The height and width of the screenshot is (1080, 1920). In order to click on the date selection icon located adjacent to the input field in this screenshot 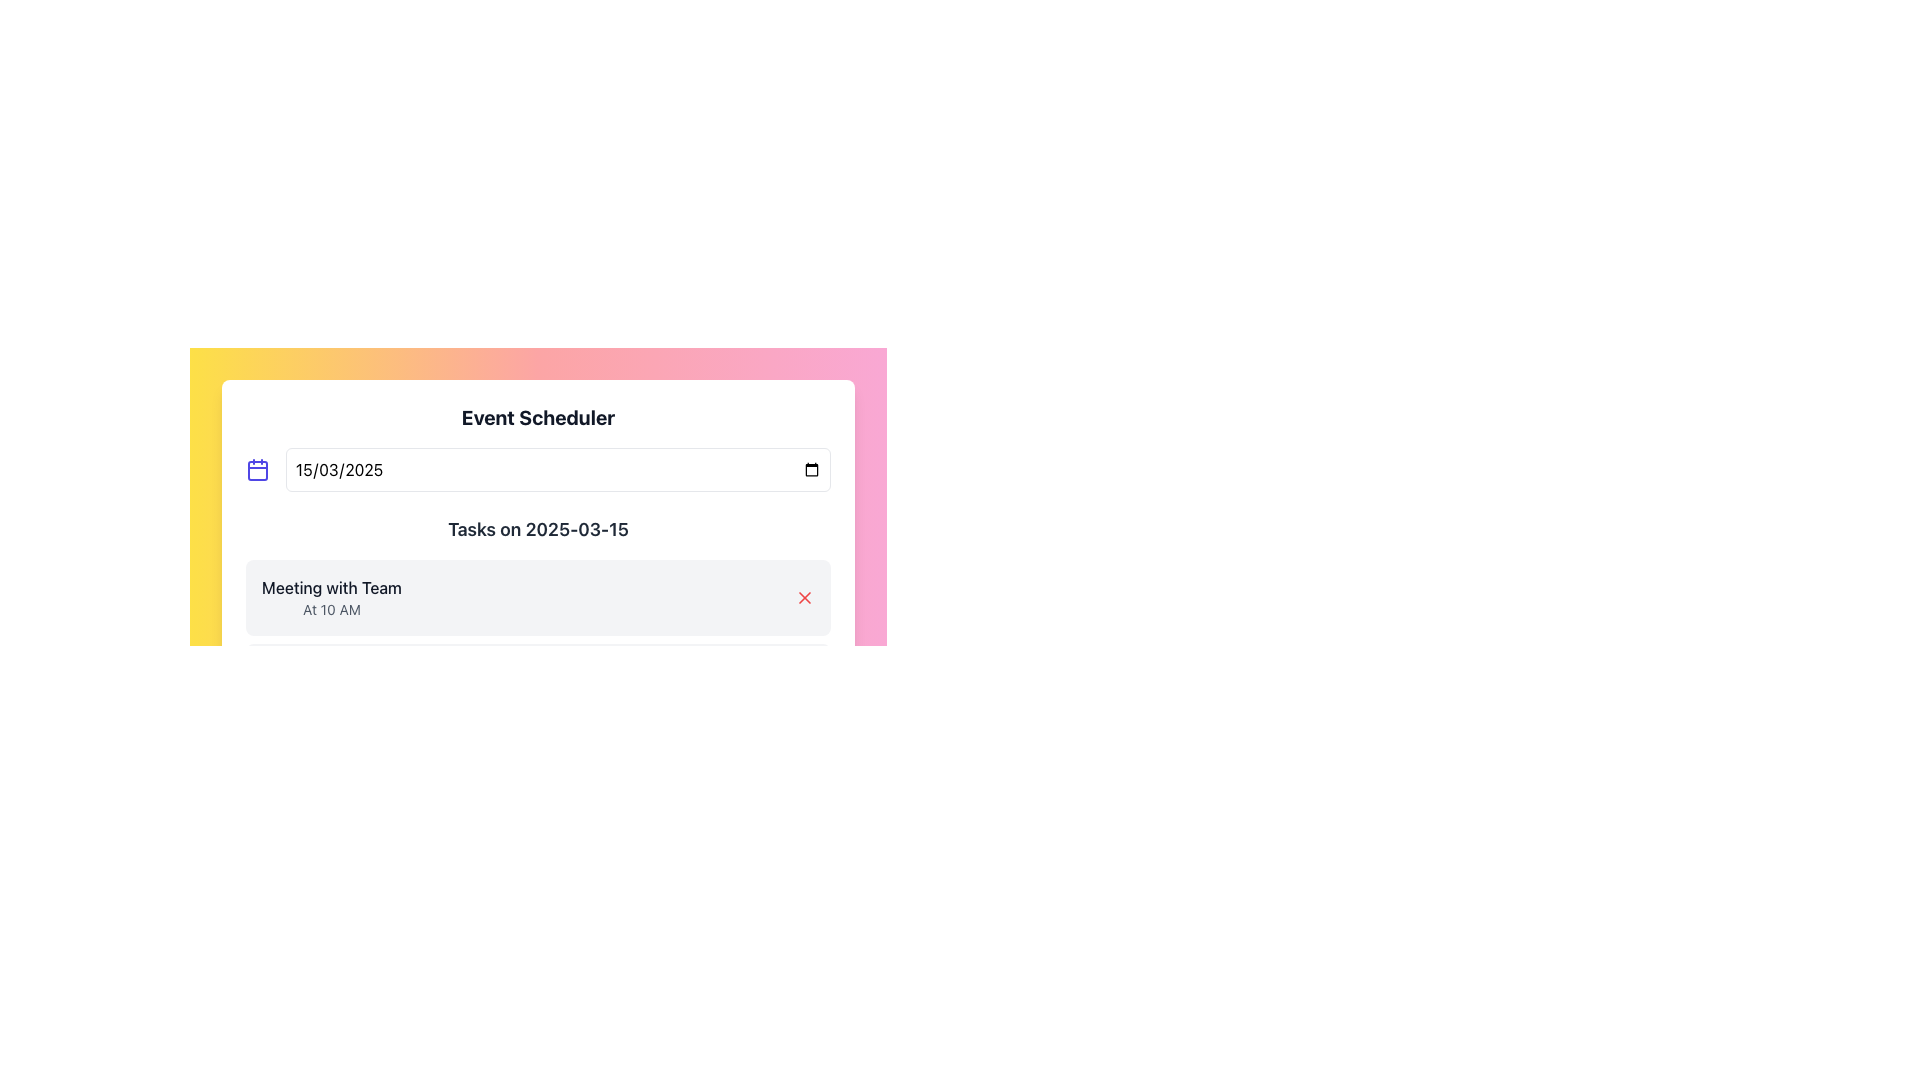, I will do `click(257, 470)`.